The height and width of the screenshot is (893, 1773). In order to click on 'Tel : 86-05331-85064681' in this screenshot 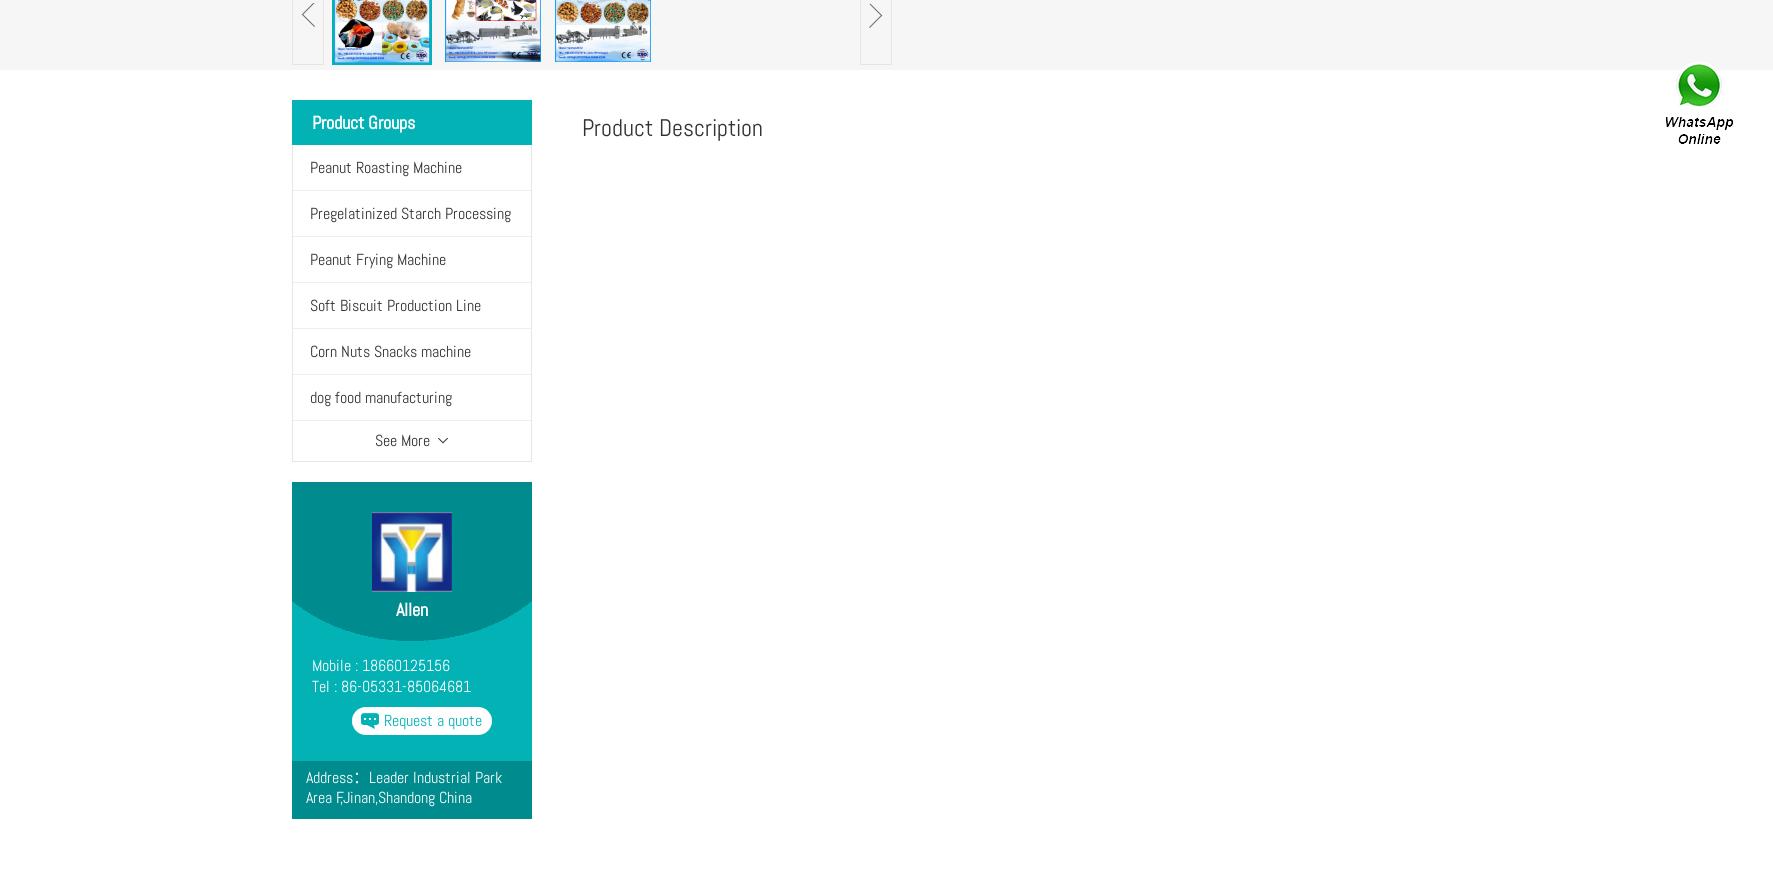, I will do `click(310, 686)`.